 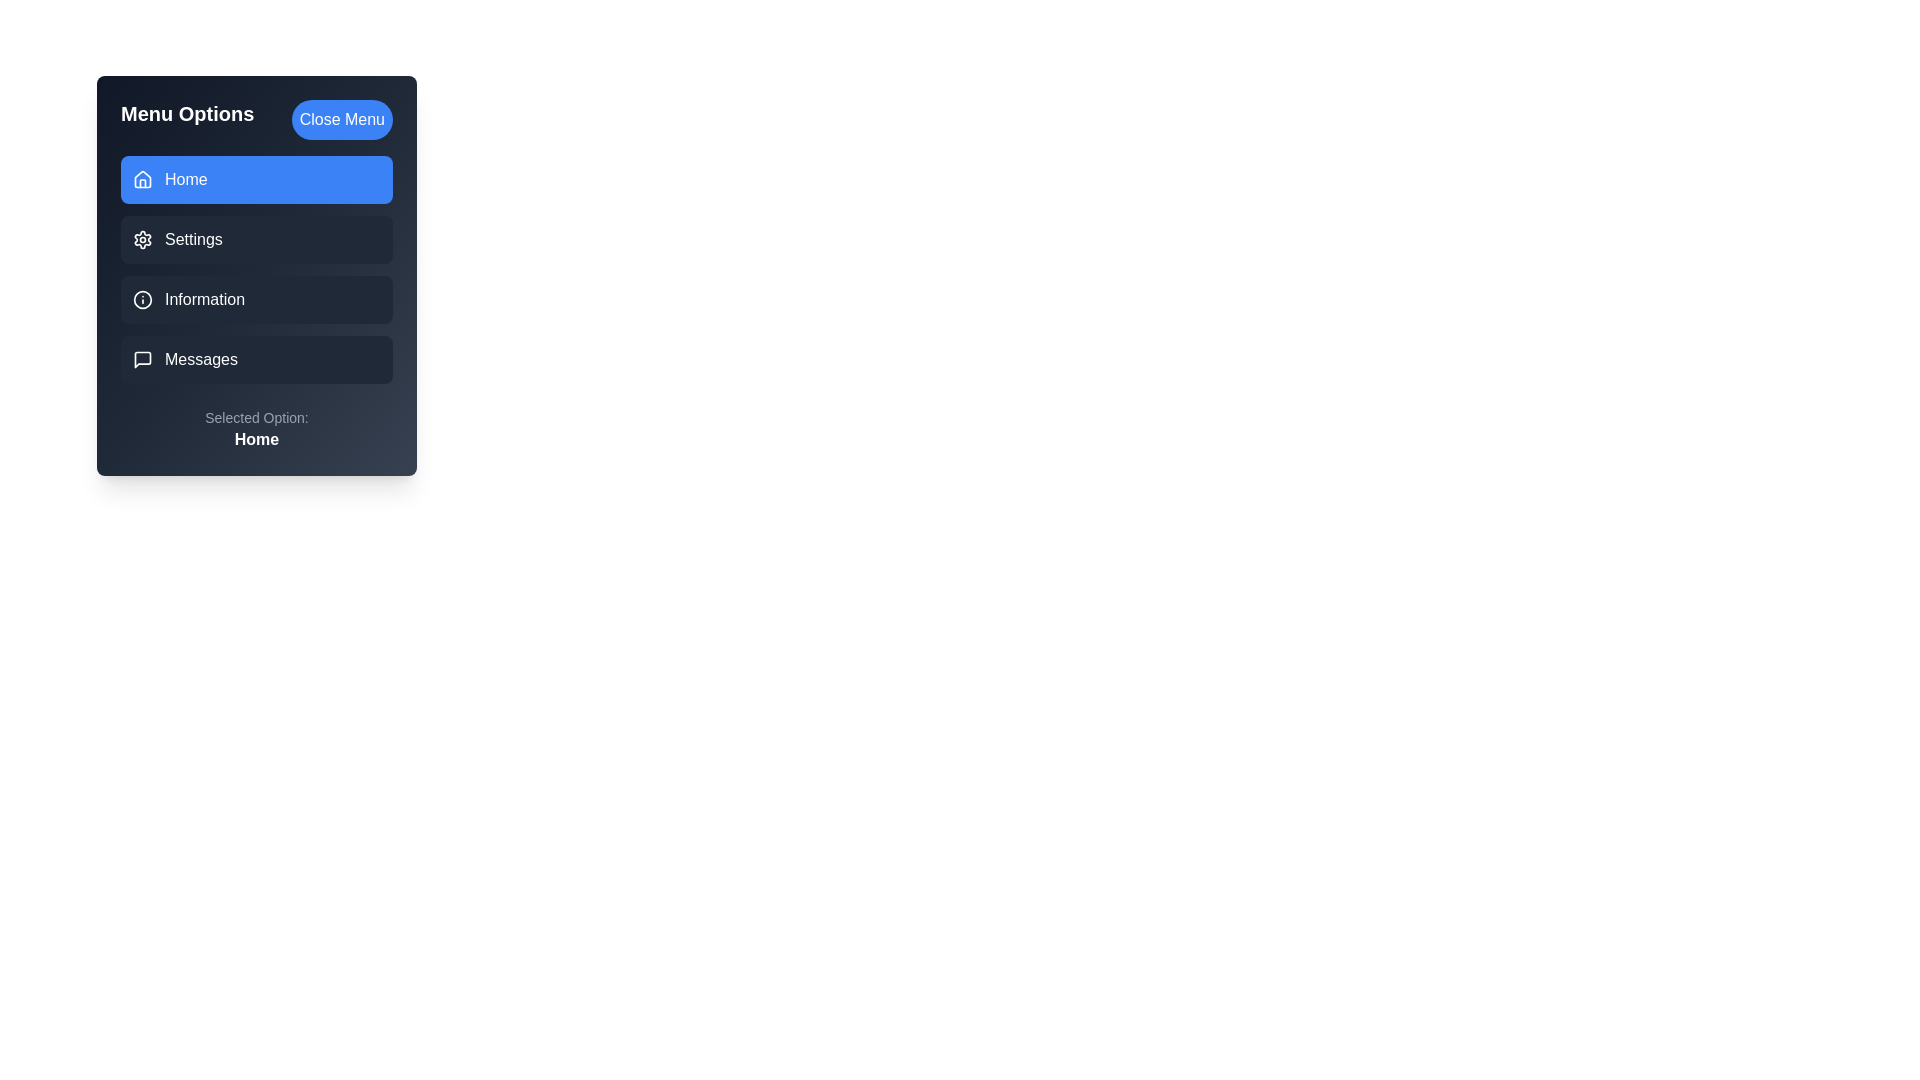 What do you see at coordinates (256, 180) in the screenshot?
I see `the blue rectangular 'Home' button with rounded corners` at bounding box center [256, 180].